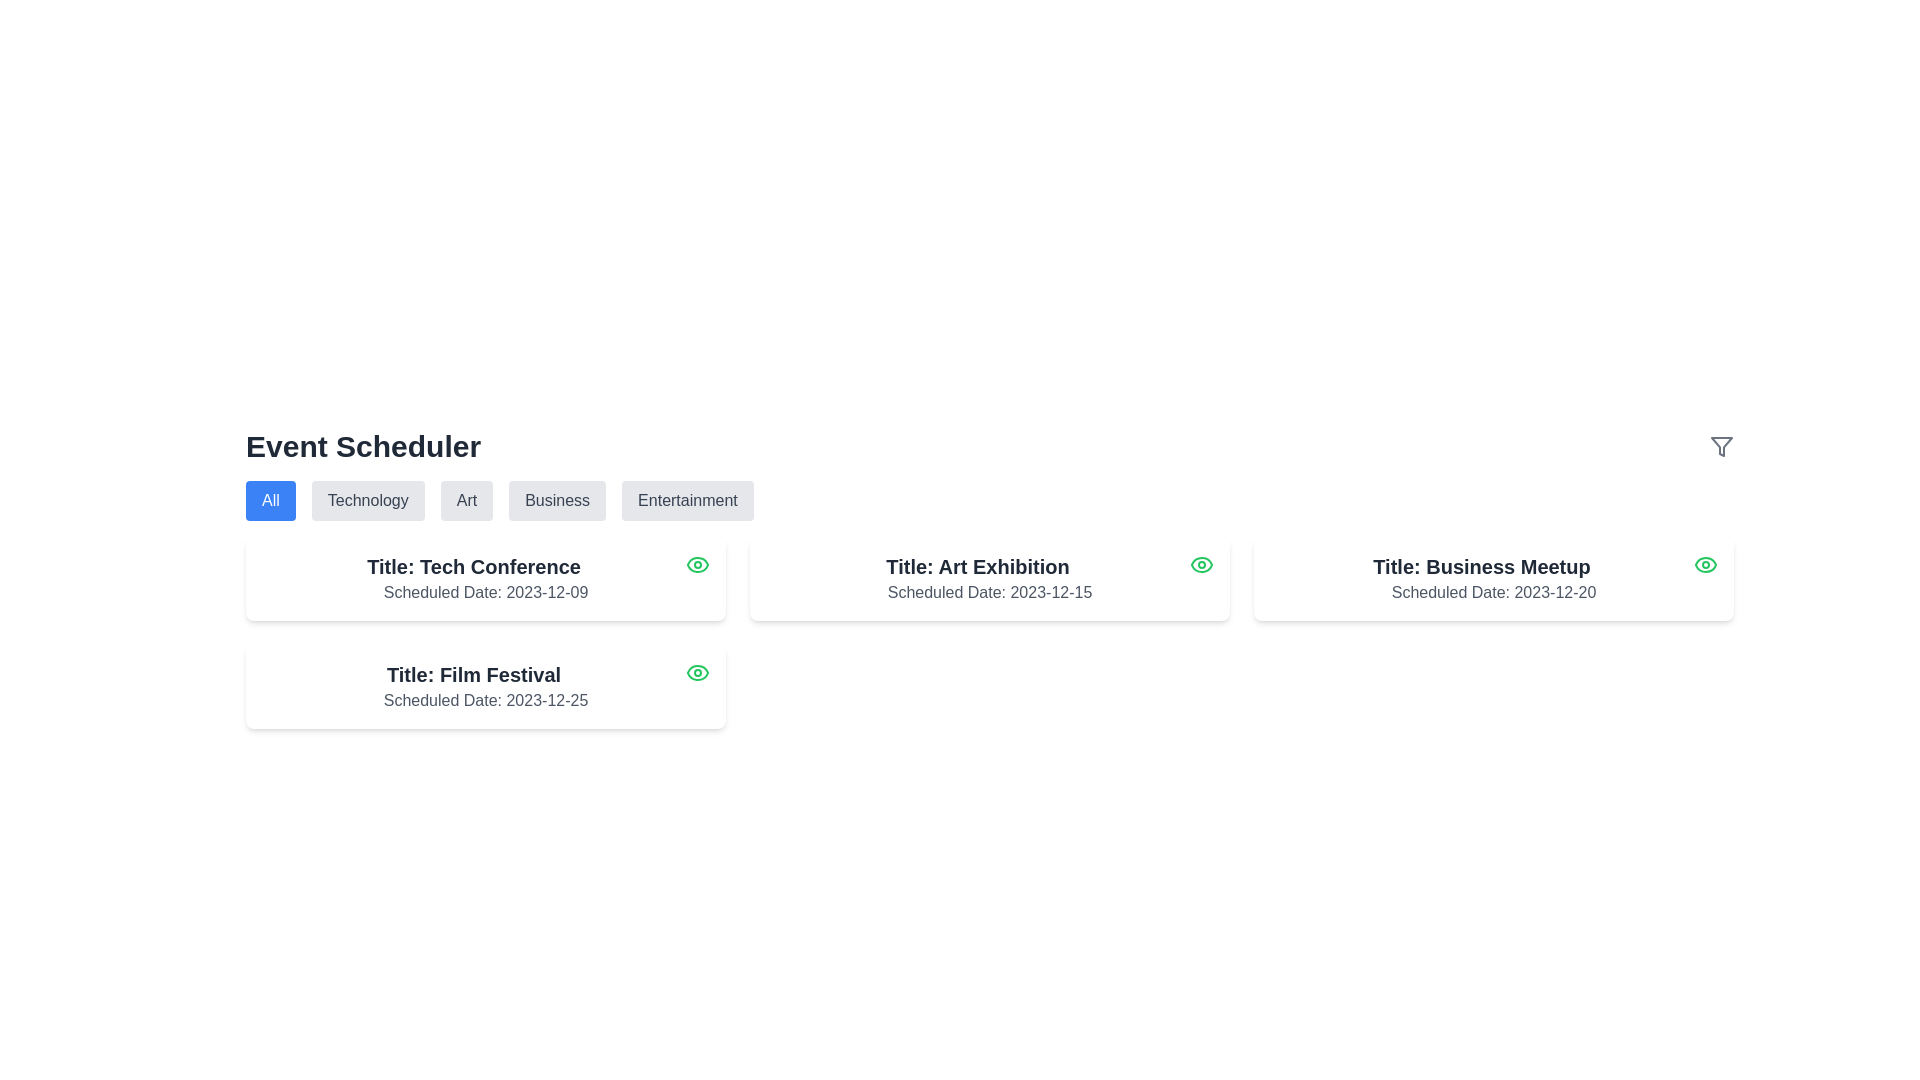 Image resolution: width=1920 pixels, height=1080 pixels. I want to click on the minimalist filter icon, represented as an inverted triangle with a narrow stem, located at the top right area of the interface, so click(1721, 446).